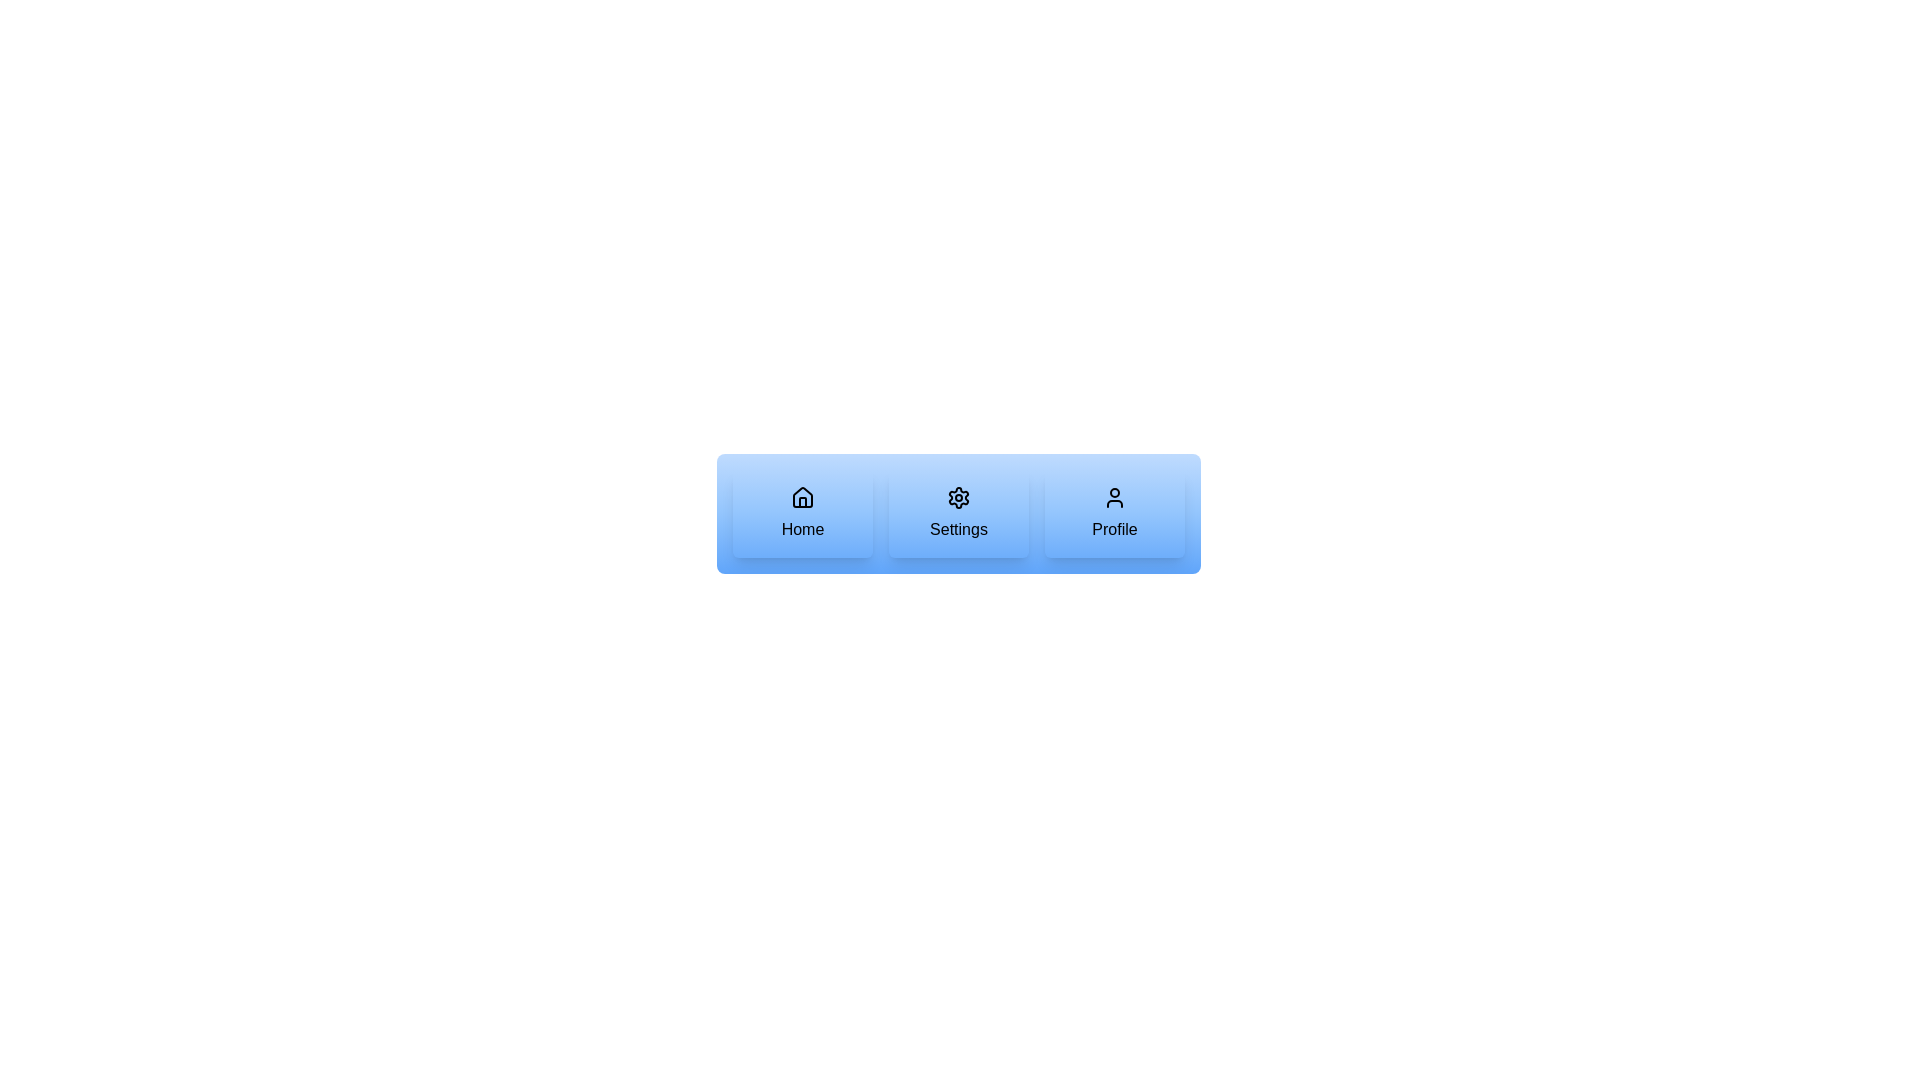 This screenshot has height=1080, width=1920. Describe the element at coordinates (1113, 512) in the screenshot. I see `the button labeled Profile and observe the visual feedback` at that location.